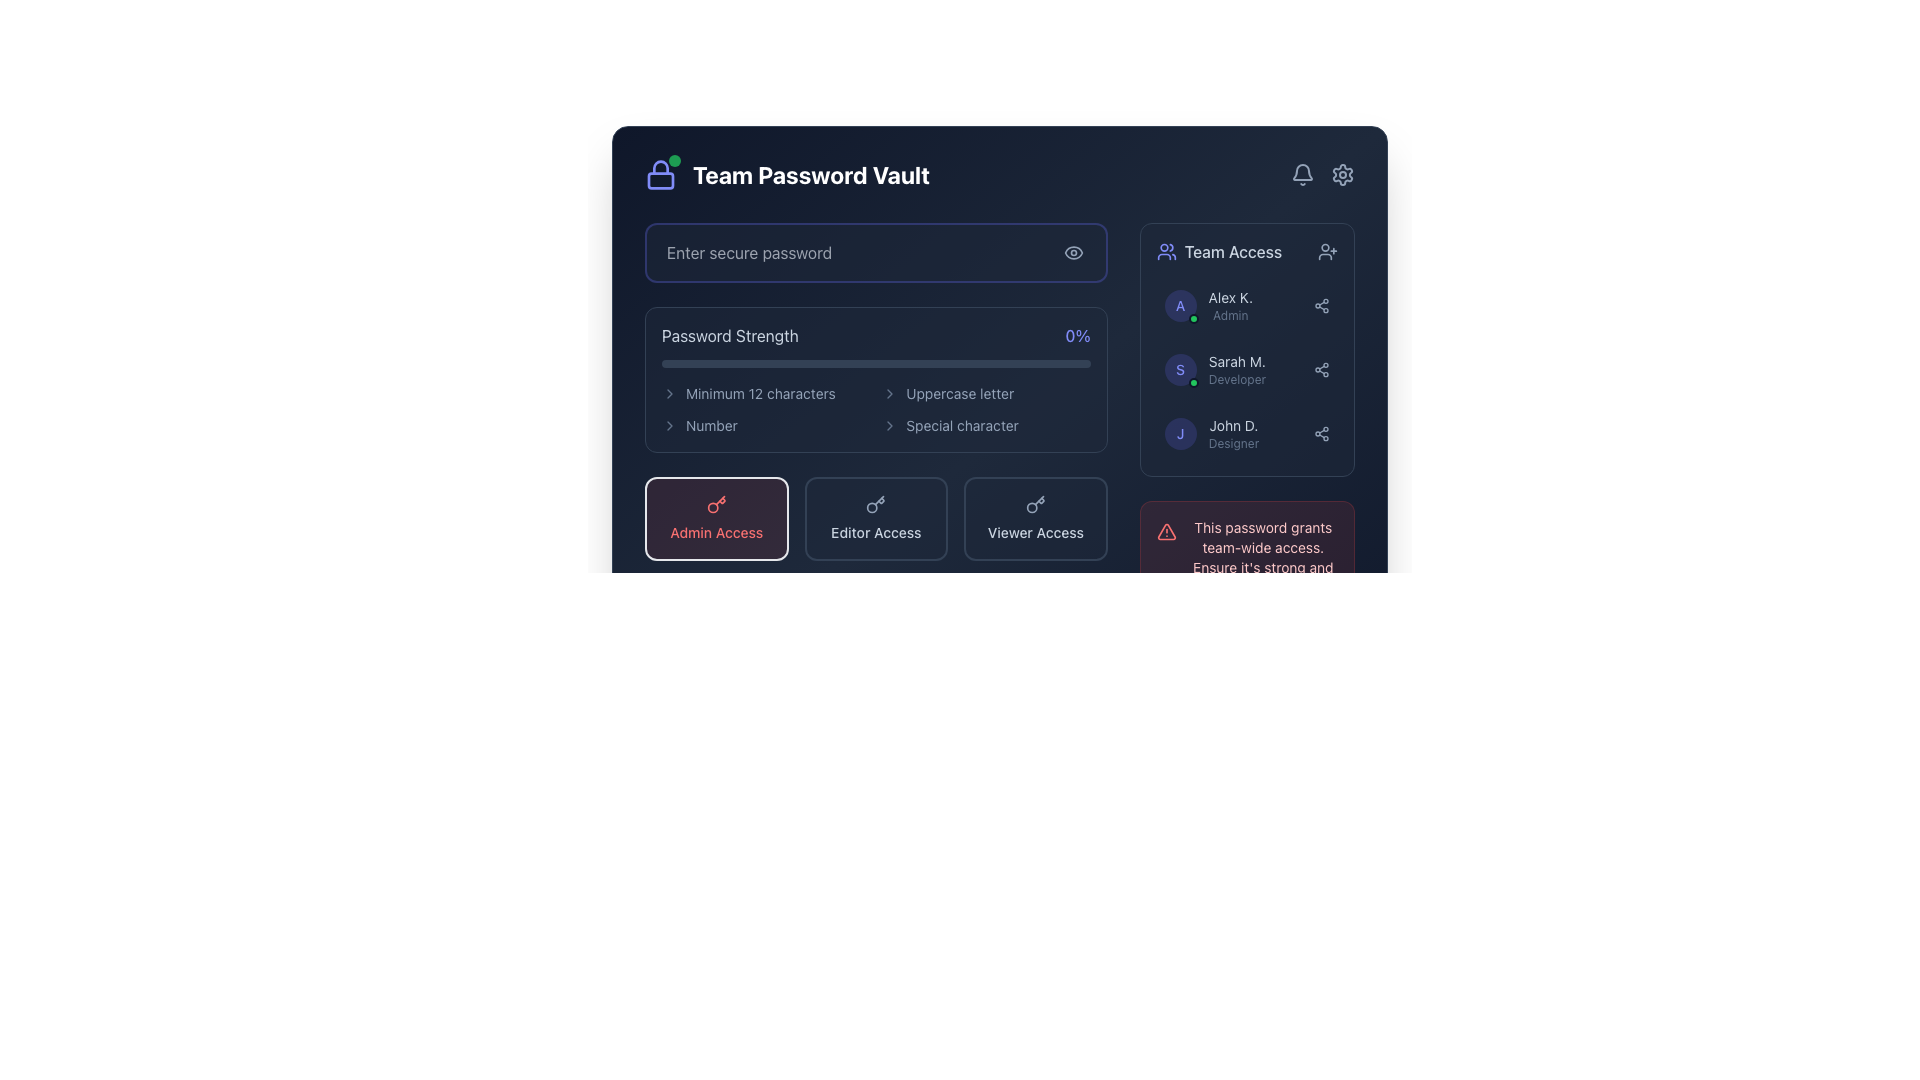 This screenshot has width=1920, height=1080. Describe the element at coordinates (1077, 334) in the screenshot. I see `the displayed text '0%' of the static text label indicating password strength, located to the right of 'Password Strength'` at that location.